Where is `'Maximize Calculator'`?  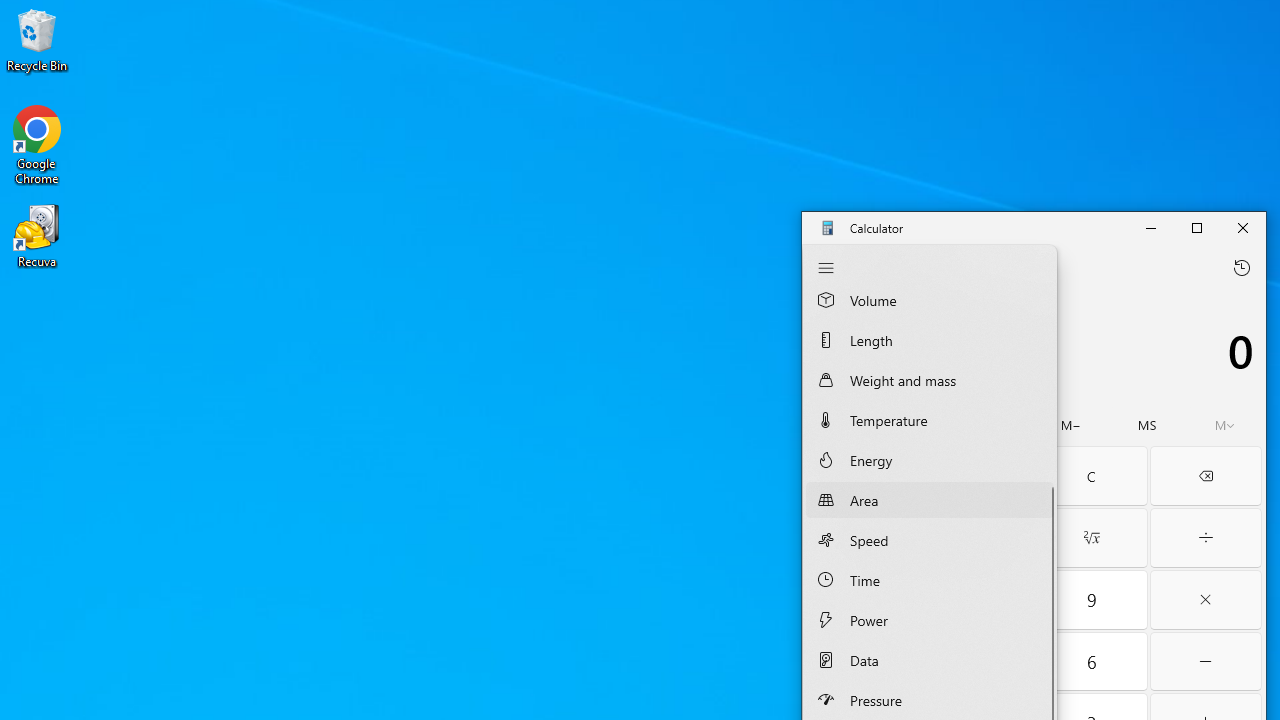 'Maximize Calculator' is located at coordinates (1196, 226).